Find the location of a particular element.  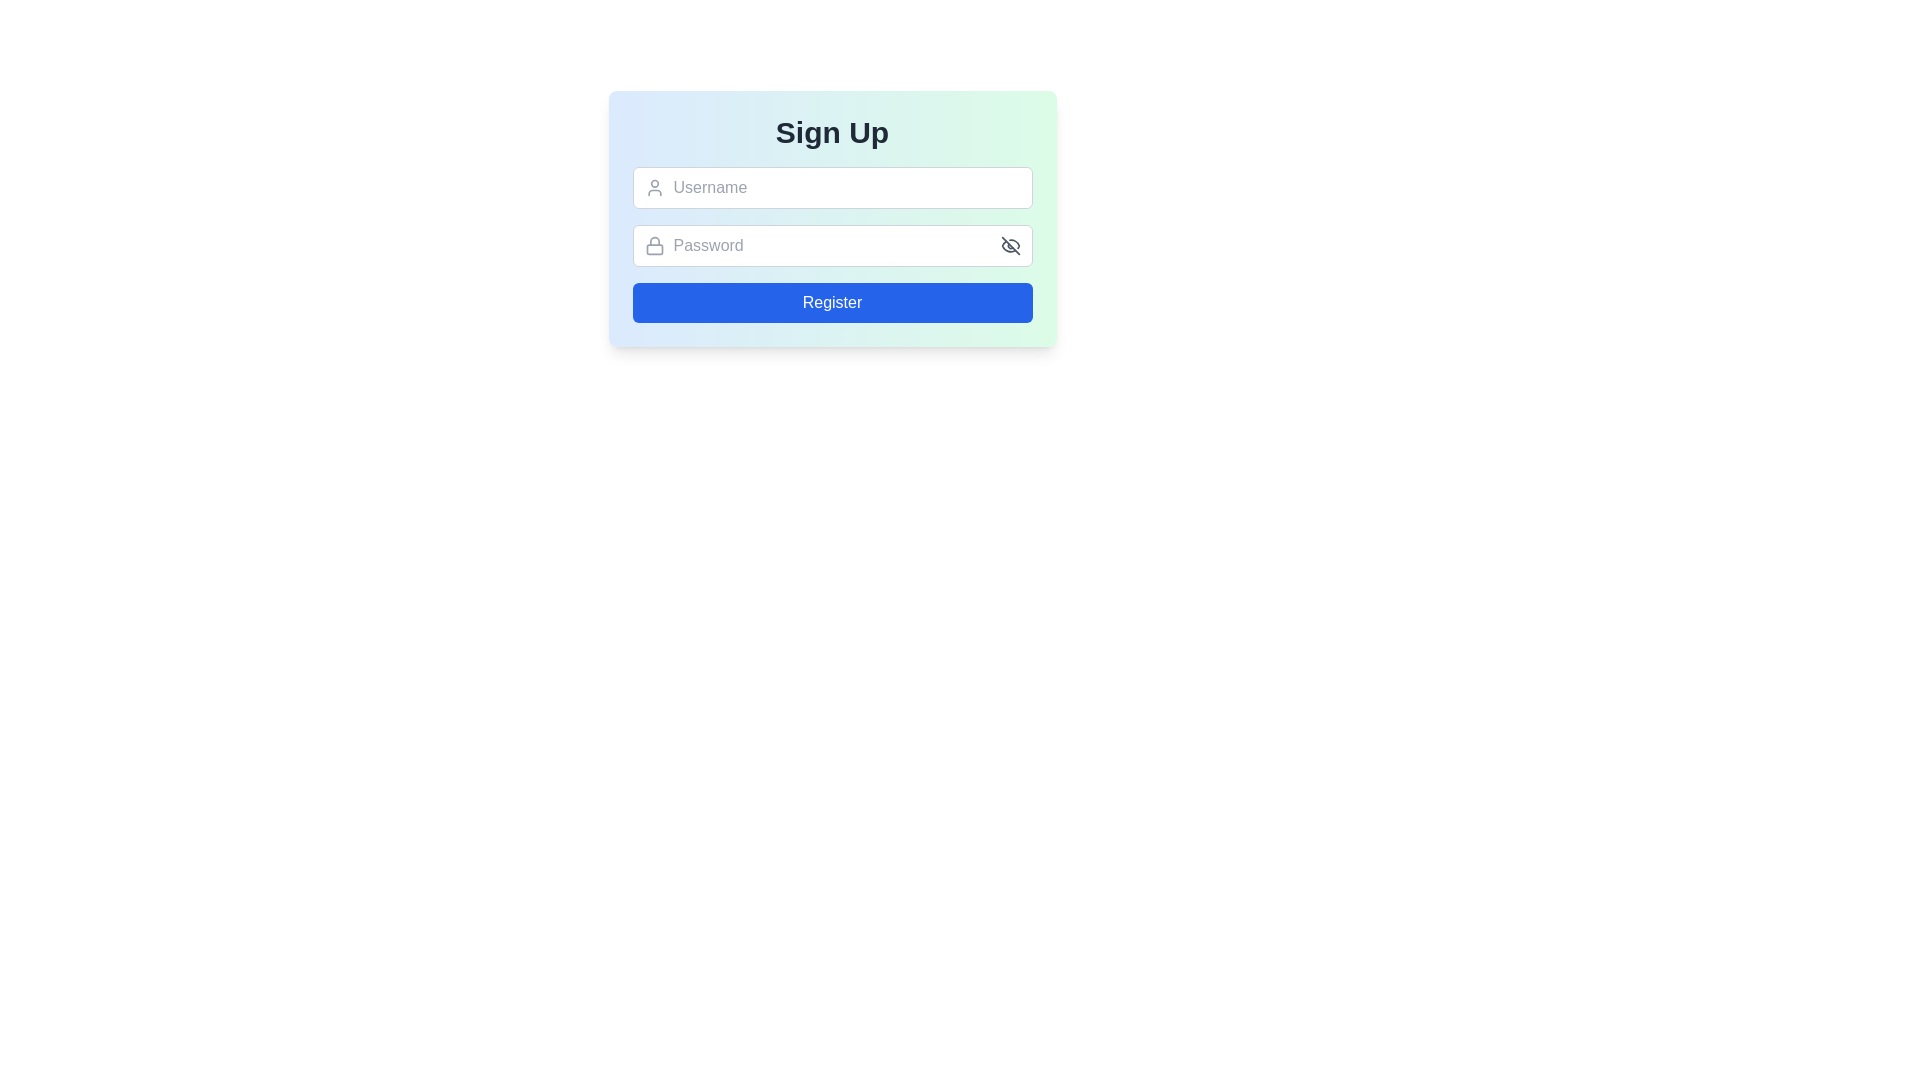

the lock icon graphic element that represents secure input for the password field, located below the shackle arc and to the left of the password input field is located at coordinates (654, 248).